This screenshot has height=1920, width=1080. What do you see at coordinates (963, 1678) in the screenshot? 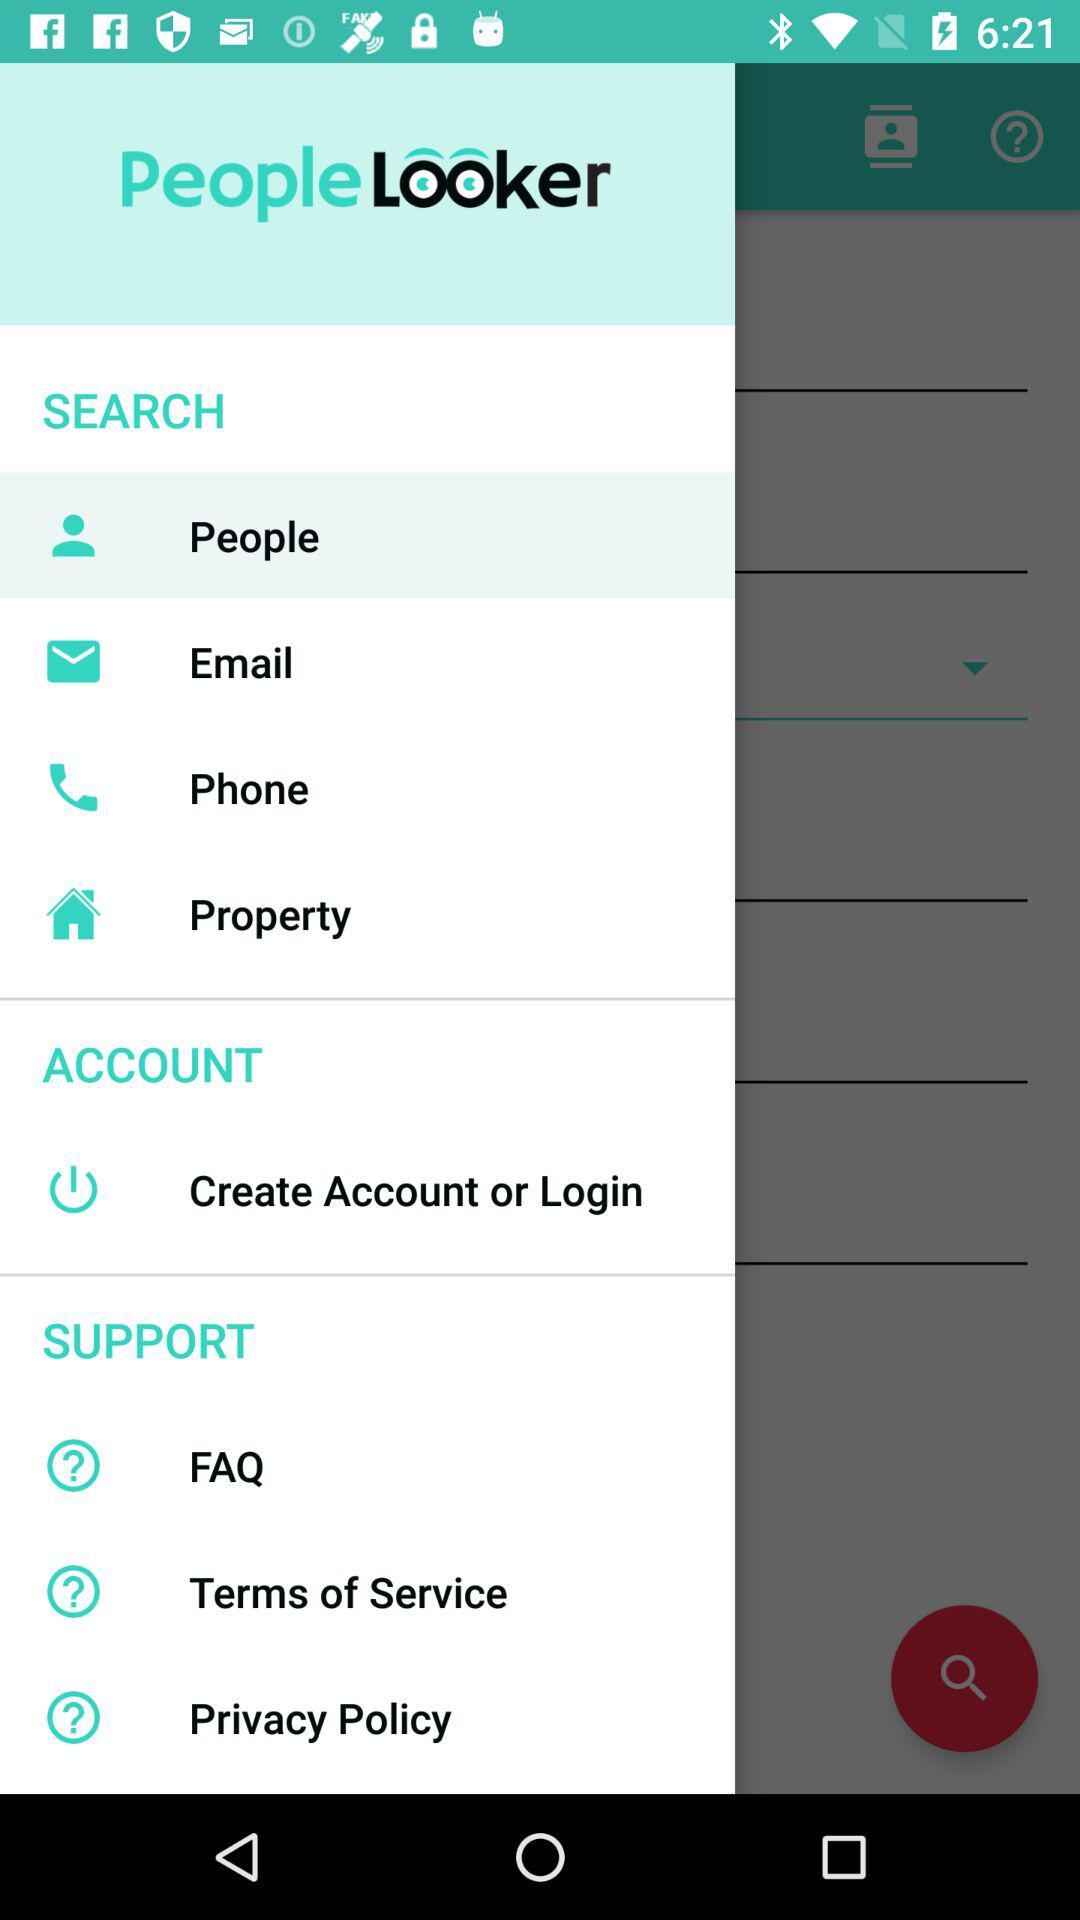
I see `the search icon` at bounding box center [963, 1678].